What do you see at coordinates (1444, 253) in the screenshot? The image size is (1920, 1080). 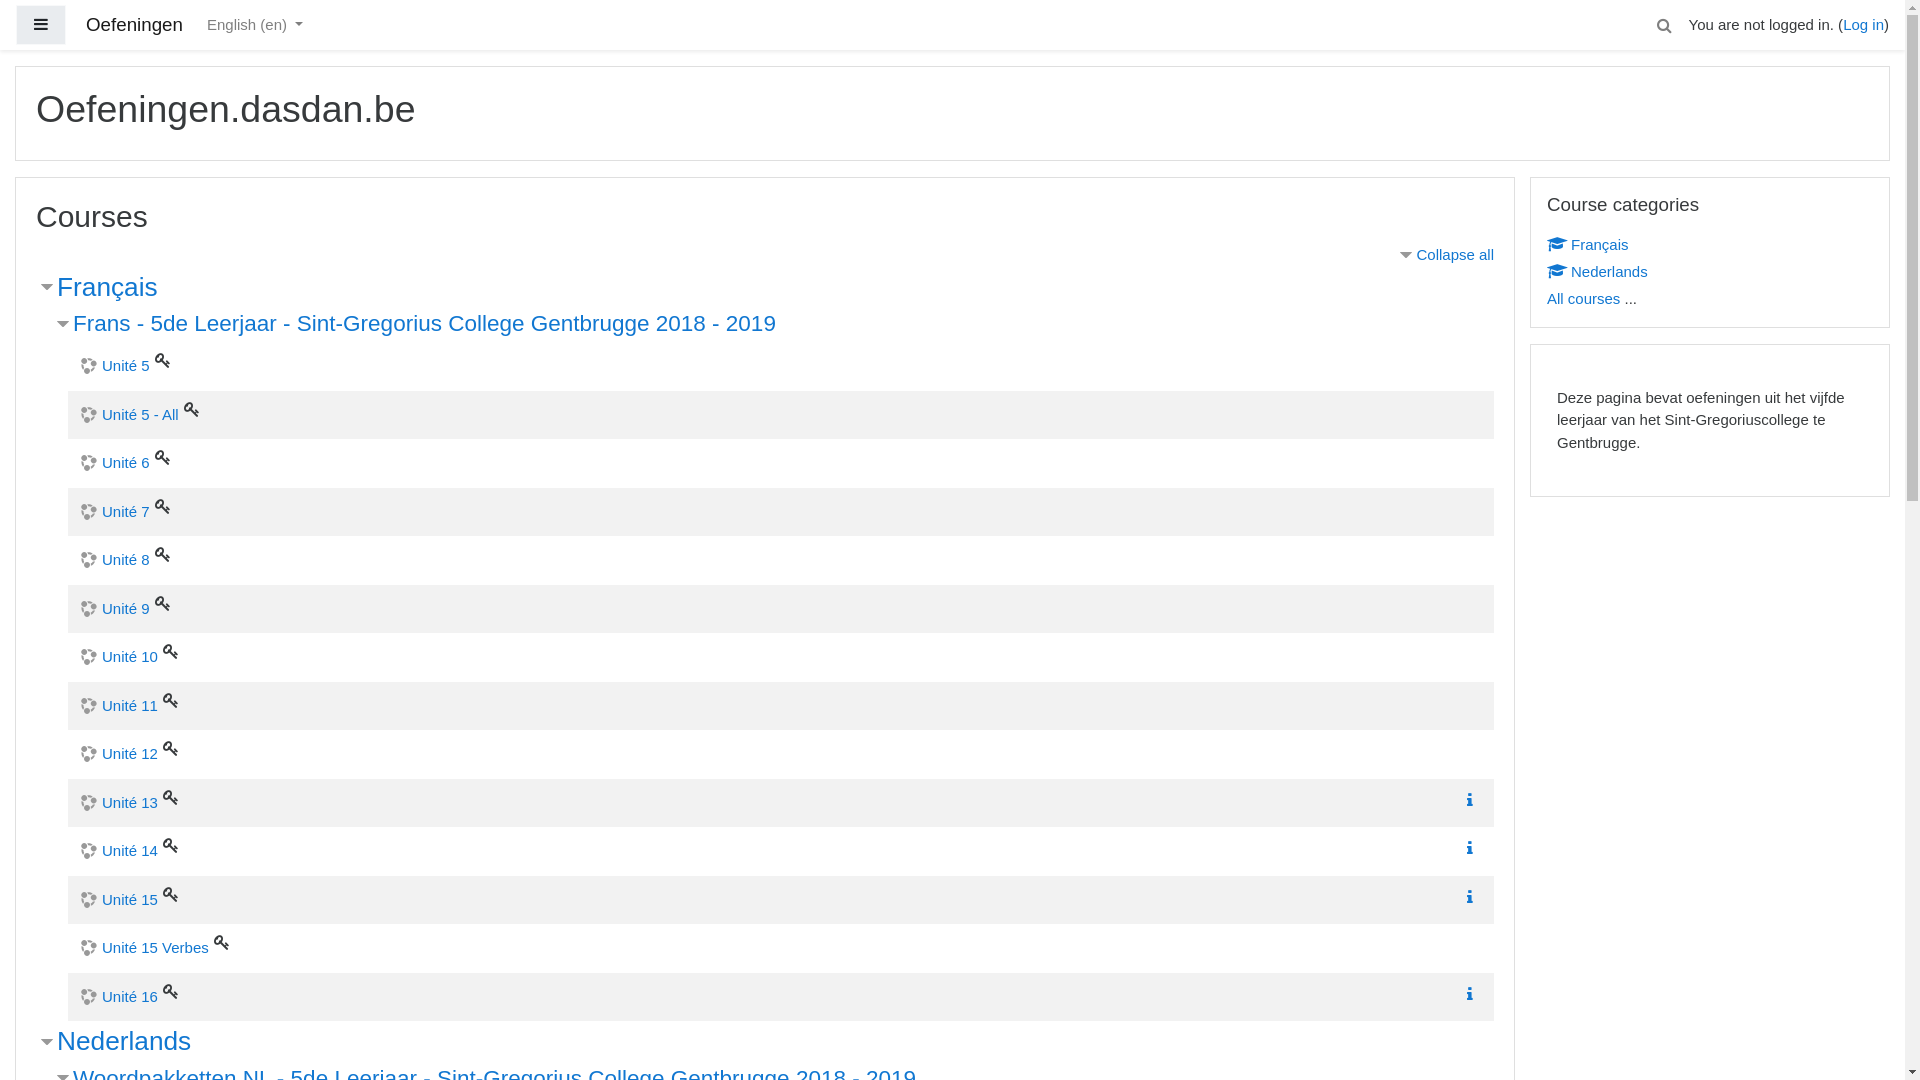 I see `'Collapse all'` at bounding box center [1444, 253].